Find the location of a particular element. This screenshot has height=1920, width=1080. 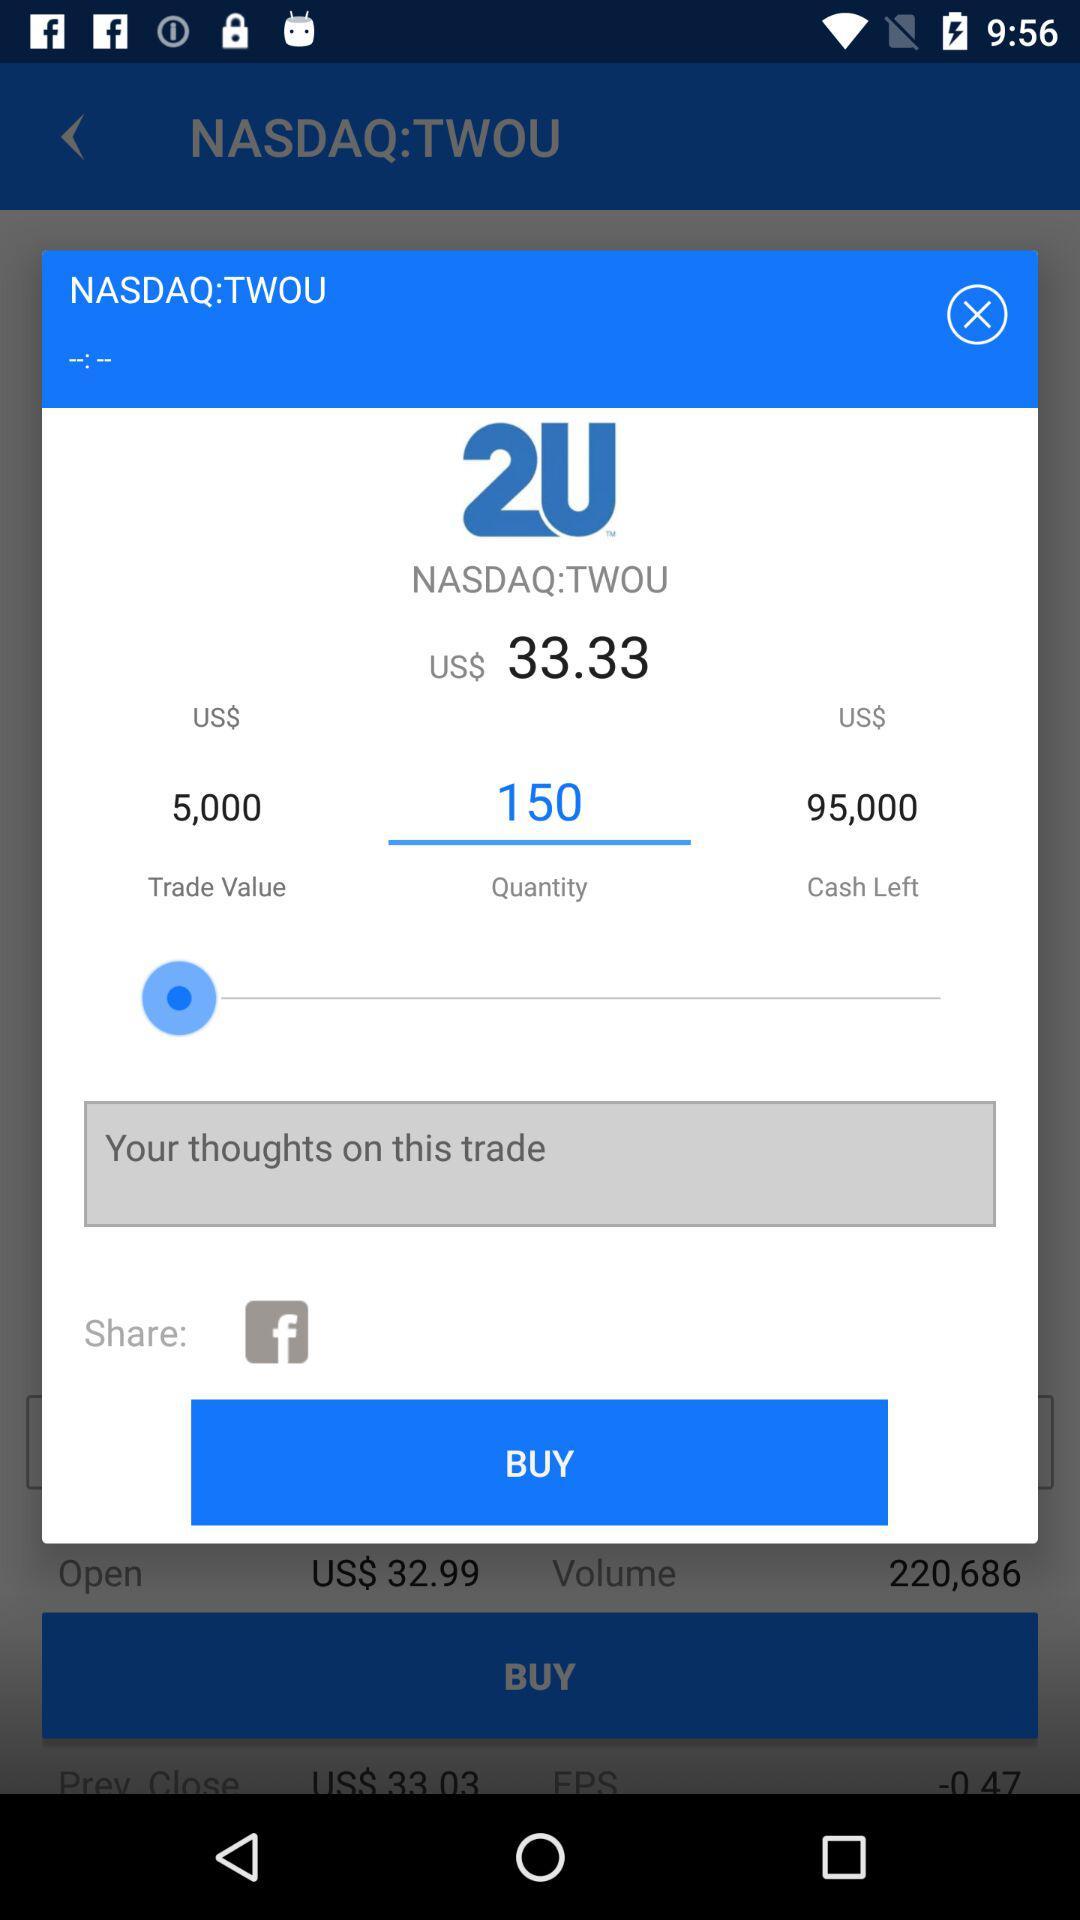

item above the quantity item is located at coordinates (538, 801).